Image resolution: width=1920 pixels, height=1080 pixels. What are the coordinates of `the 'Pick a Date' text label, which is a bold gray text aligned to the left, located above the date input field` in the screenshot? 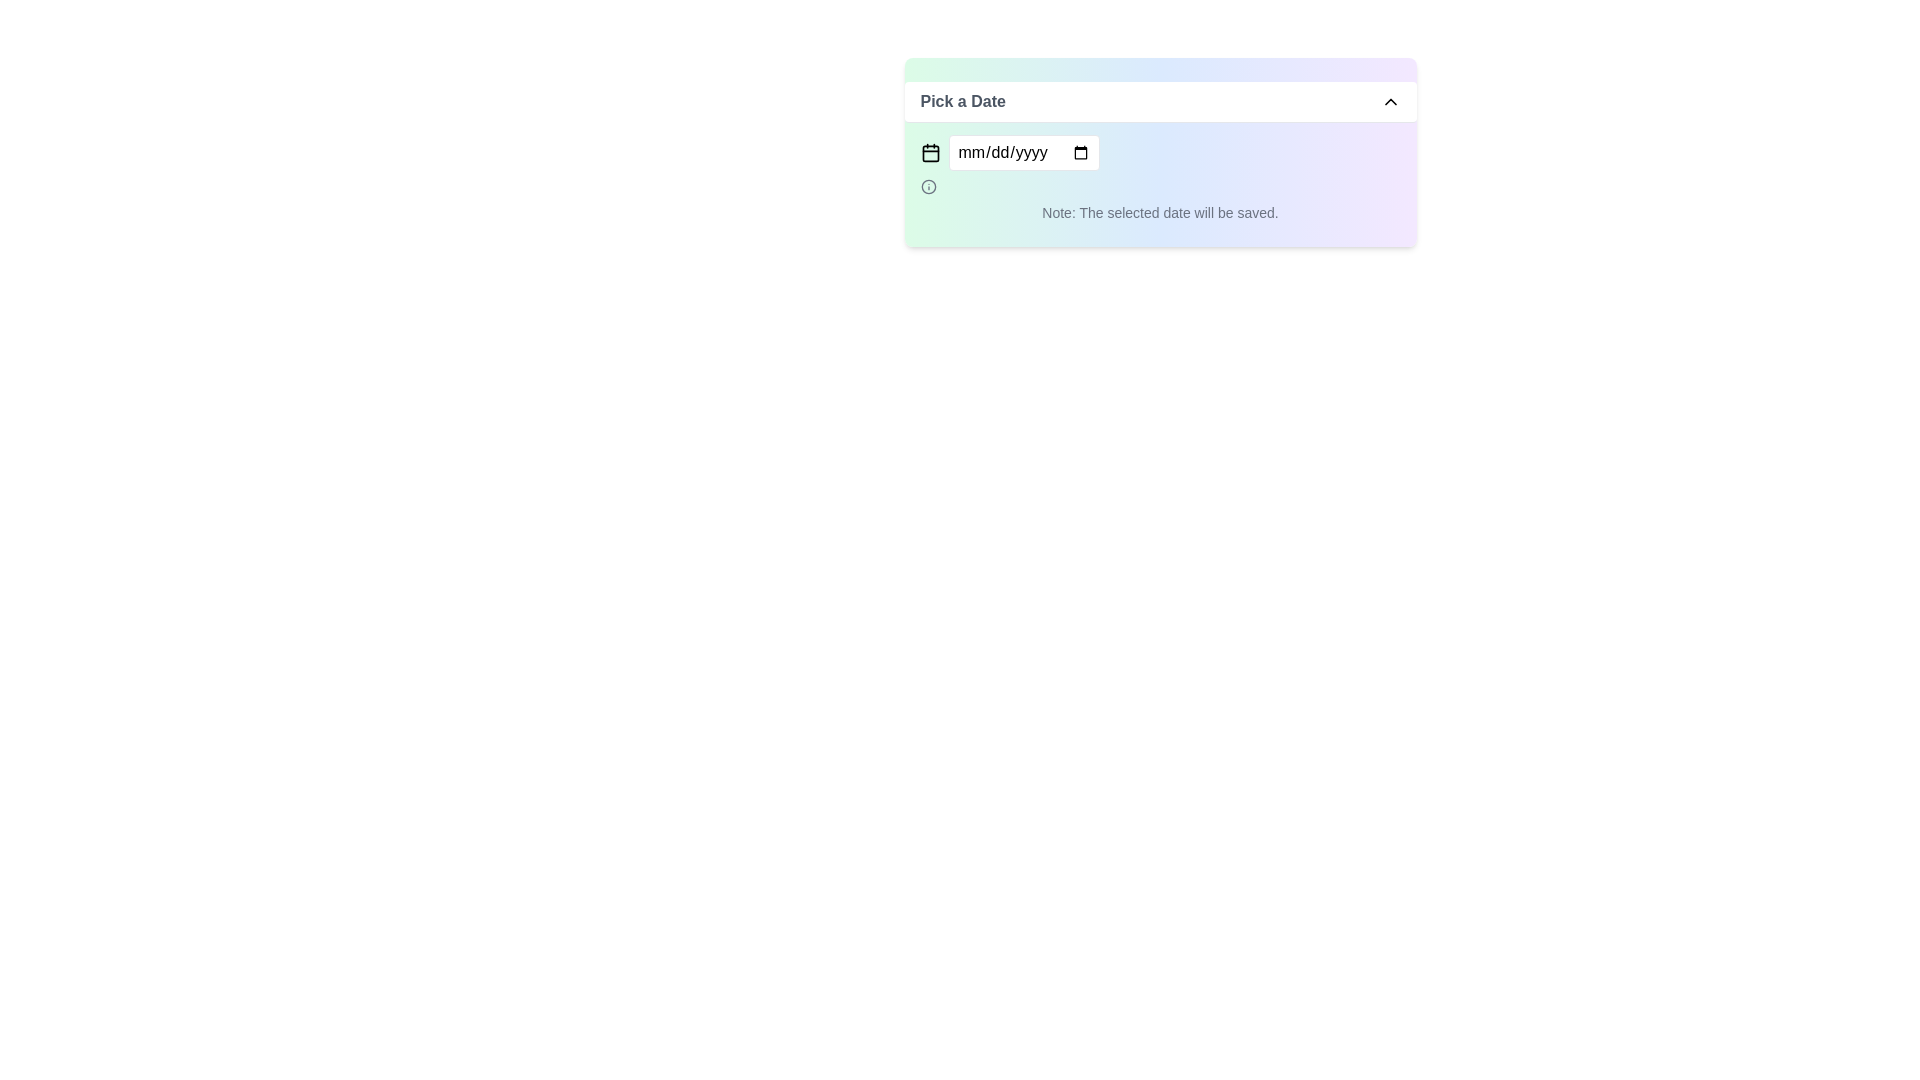 It's located at (963, 101).